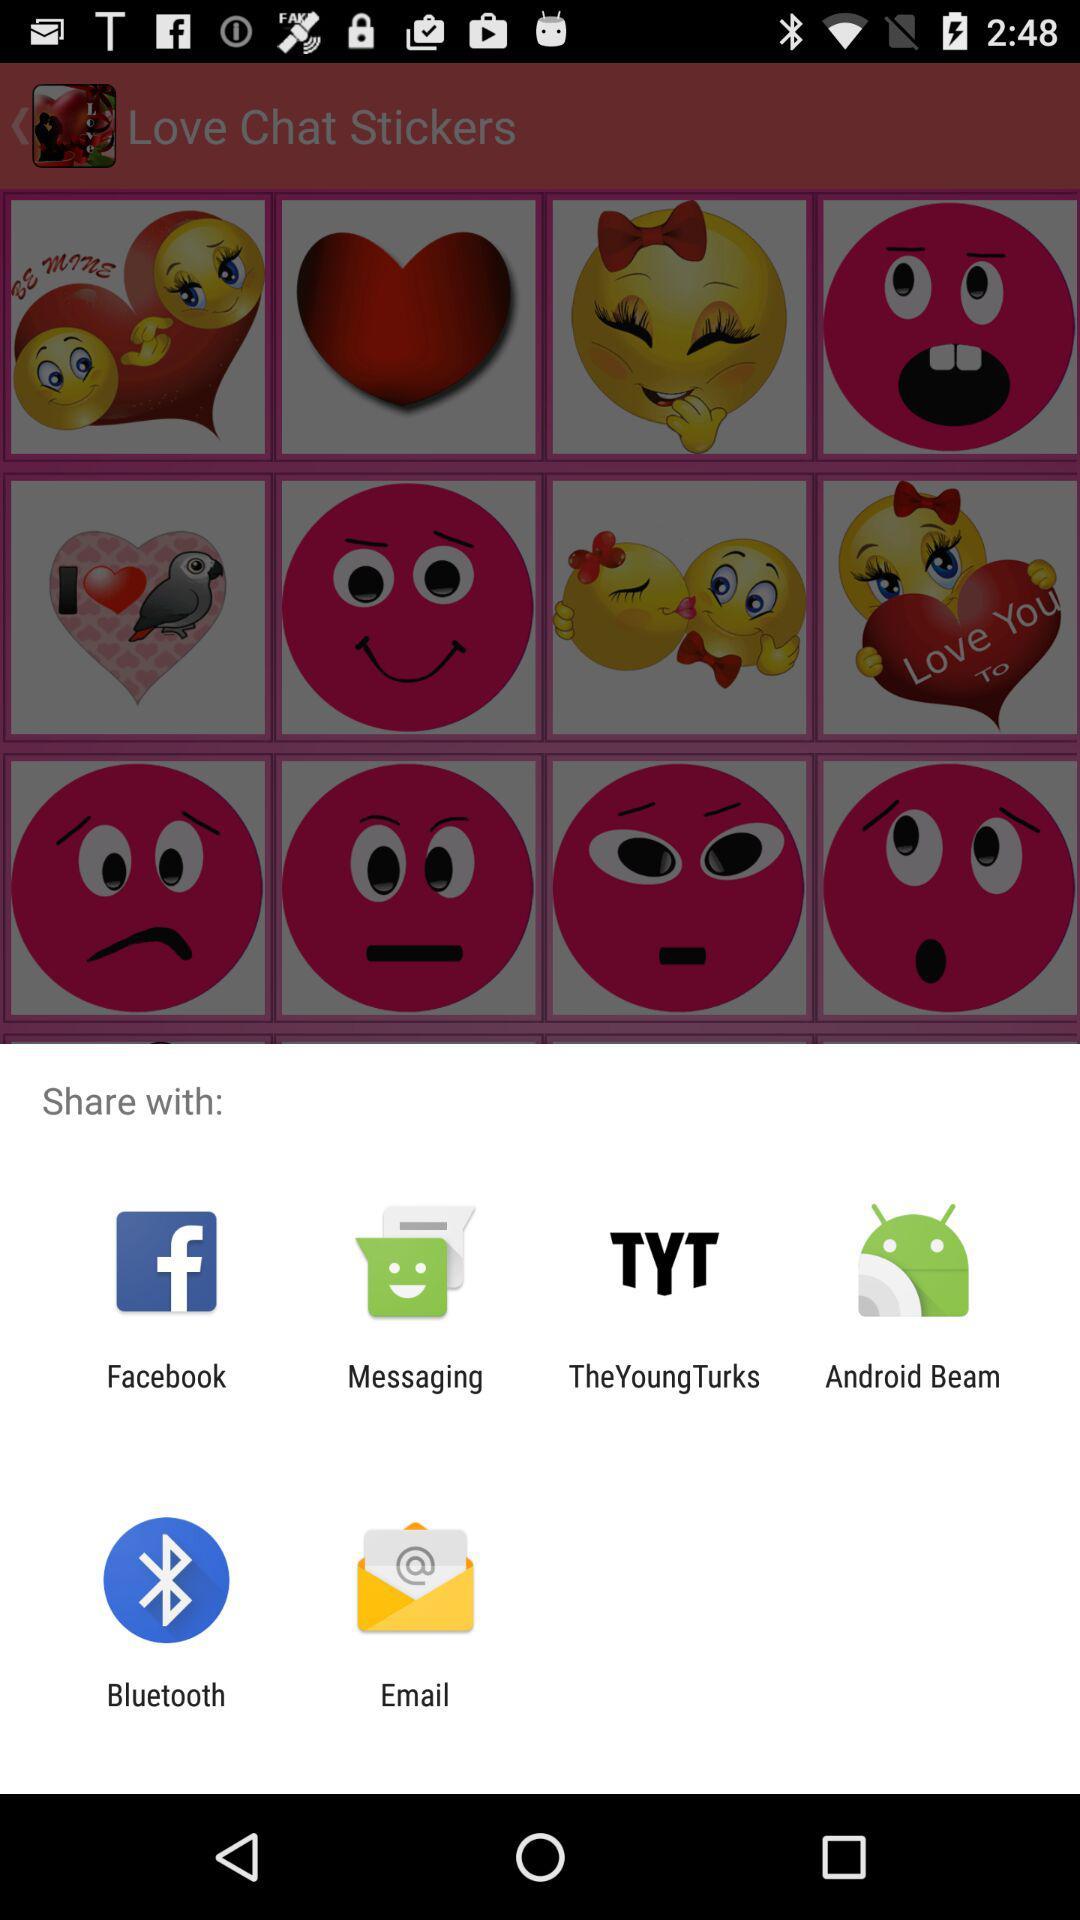  What do you see at coordinates (165, 1711) in the screenshot?
I see `the bluetooth icon` at bounding box center [165, 1711].